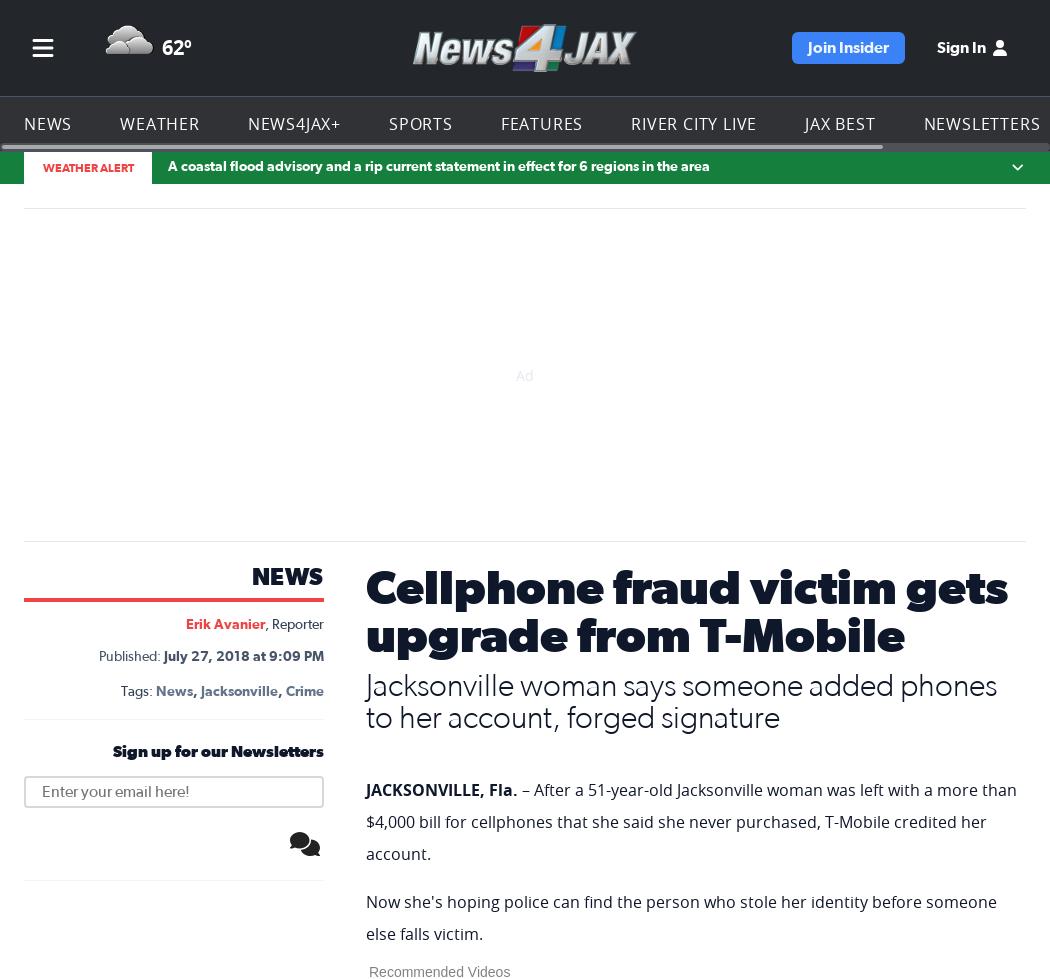 This screenshot has height=979, width=1050. What do you see at coordinates (682, 130) in the screenshot?
I see `'When News4Jax went to the T-Mobile store, the manager said identity theft happens every day. The manager, who did not want to speak on camera, said he believes Edwards' identity was stolen somewhere else, and not from inside the store.'` at bounding box center [682, 130].